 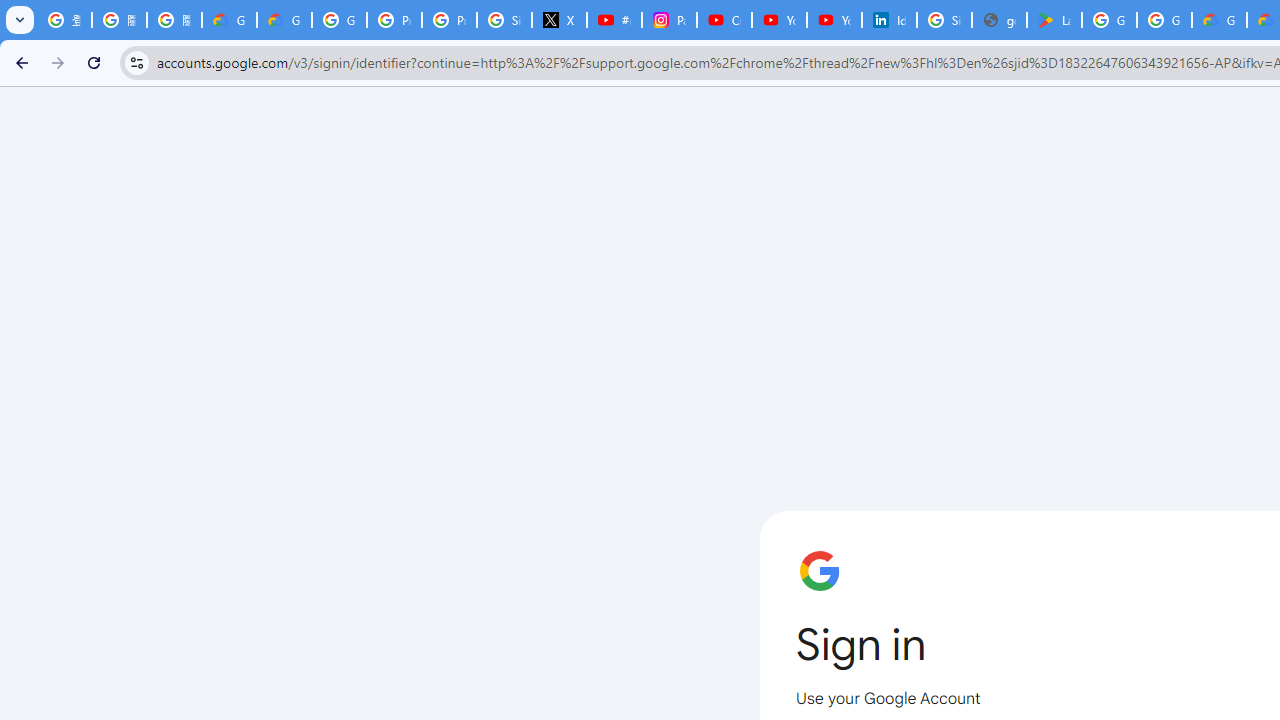 What do you see at coordinates (833, 20) in the screenshot?
I see `'YouTube Culture & Trends - YouTube Top 10, 2021'` at bounding box center [833, 20].